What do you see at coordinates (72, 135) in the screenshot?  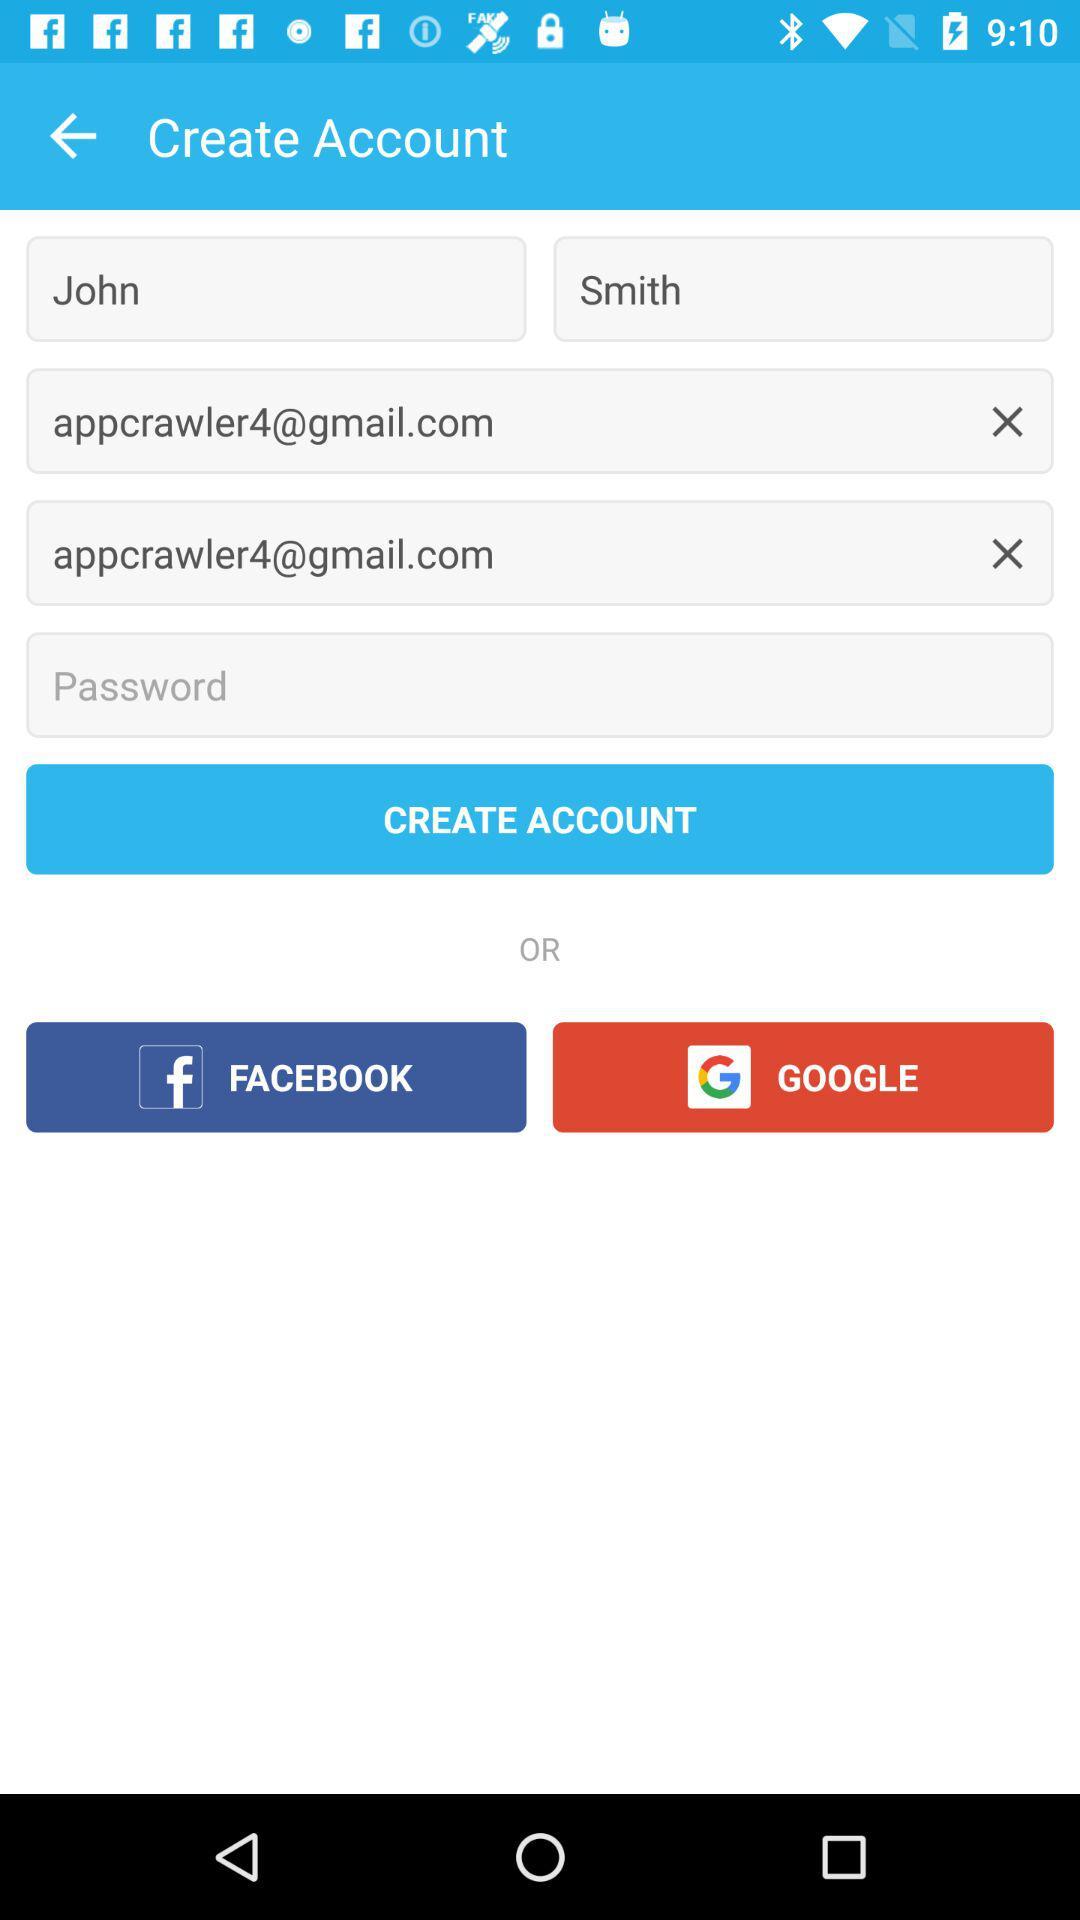 I see `icon next to the create account icon` at bounding box center [72, 135].